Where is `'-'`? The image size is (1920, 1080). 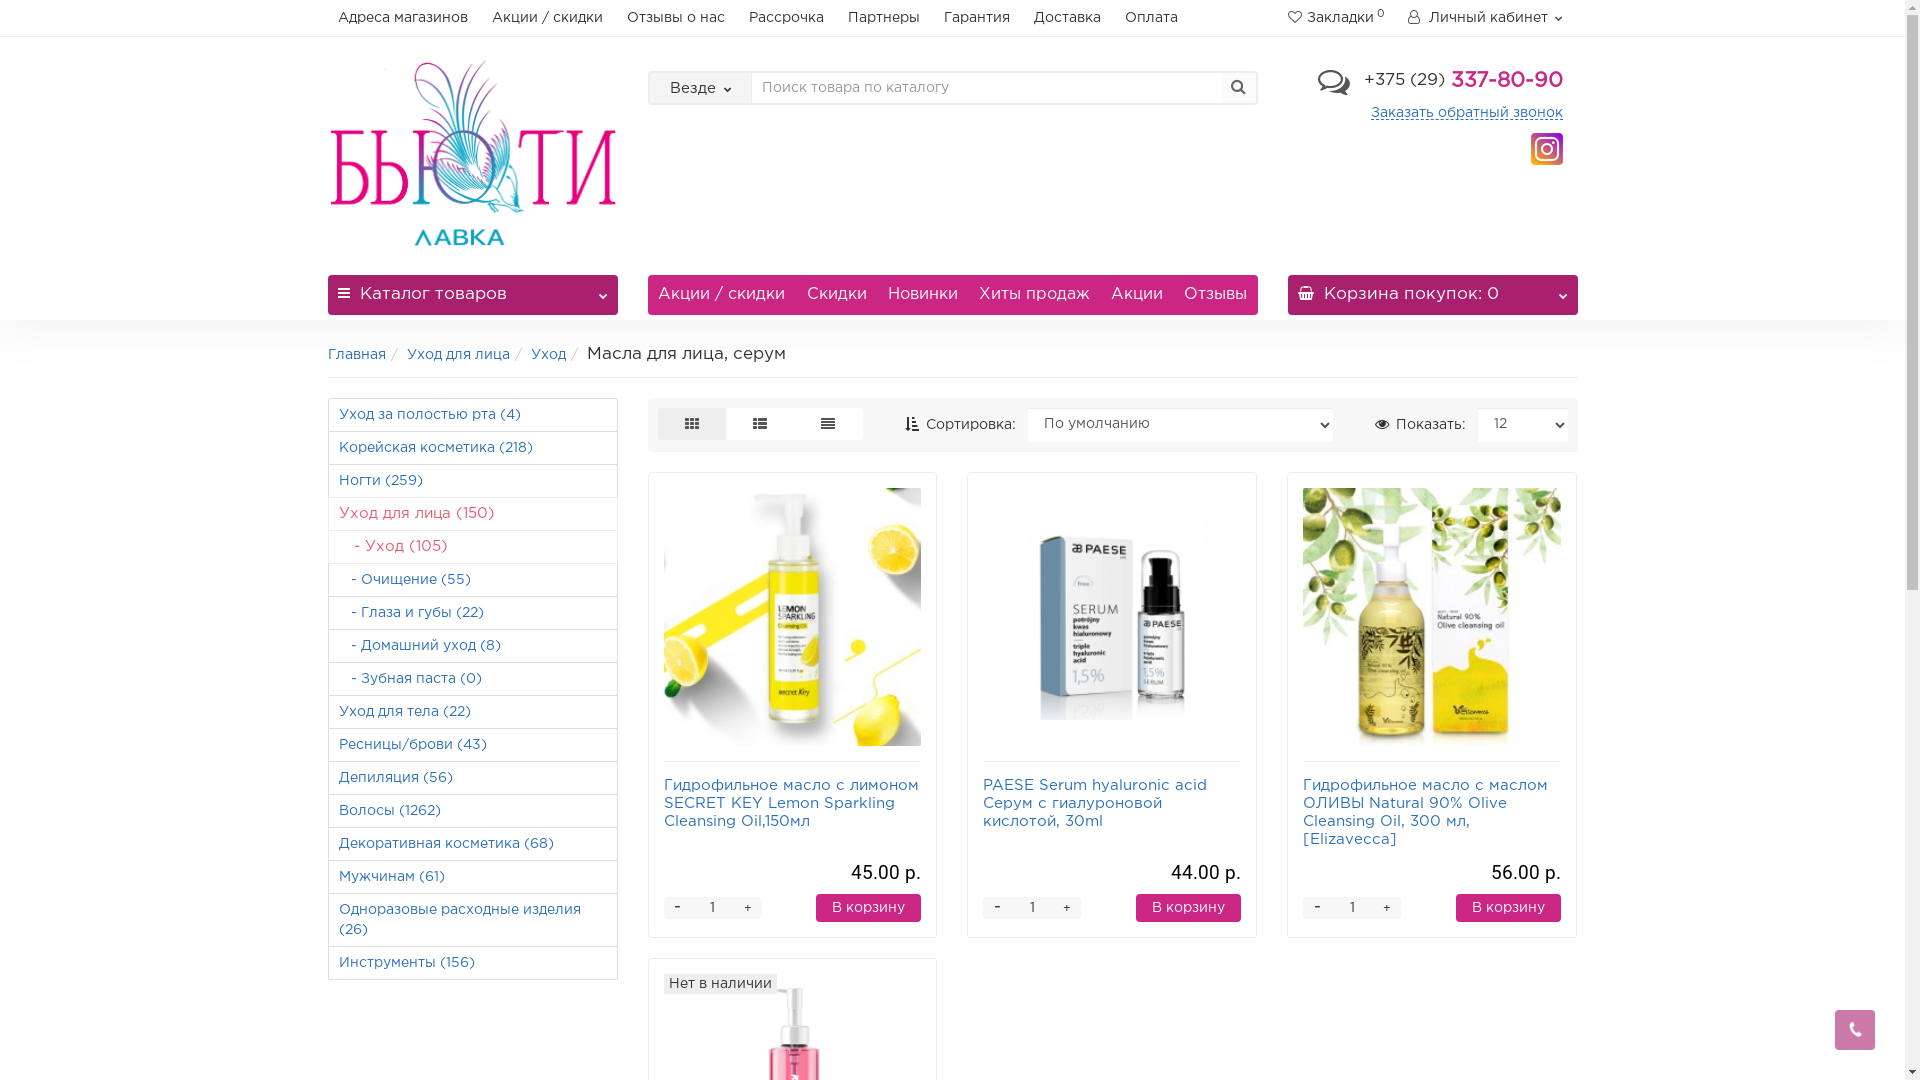 '-' is located at coordinates (1316, 907).